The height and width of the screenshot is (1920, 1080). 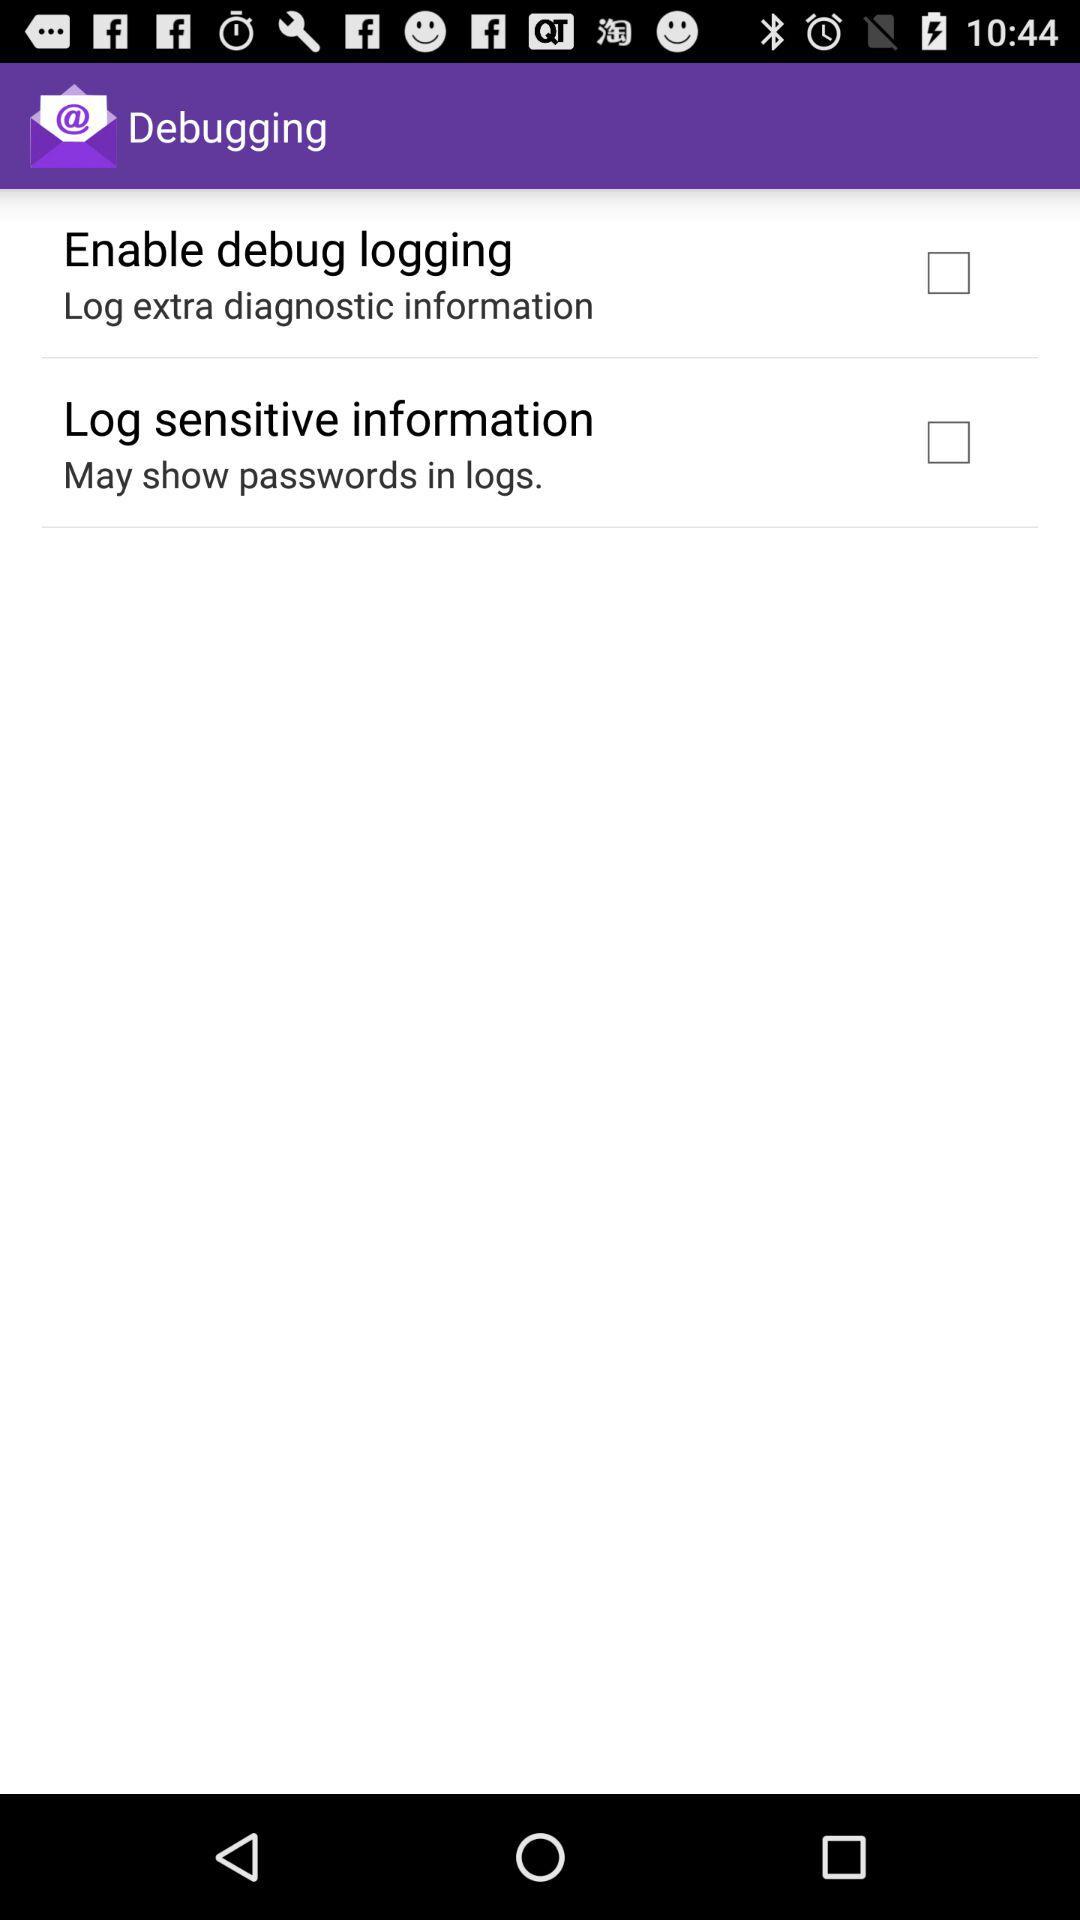 What do you see at coordinates (327, 303) in the screenshot?
I see `the log extra diagnostic item` at bounding box center [327, 303].